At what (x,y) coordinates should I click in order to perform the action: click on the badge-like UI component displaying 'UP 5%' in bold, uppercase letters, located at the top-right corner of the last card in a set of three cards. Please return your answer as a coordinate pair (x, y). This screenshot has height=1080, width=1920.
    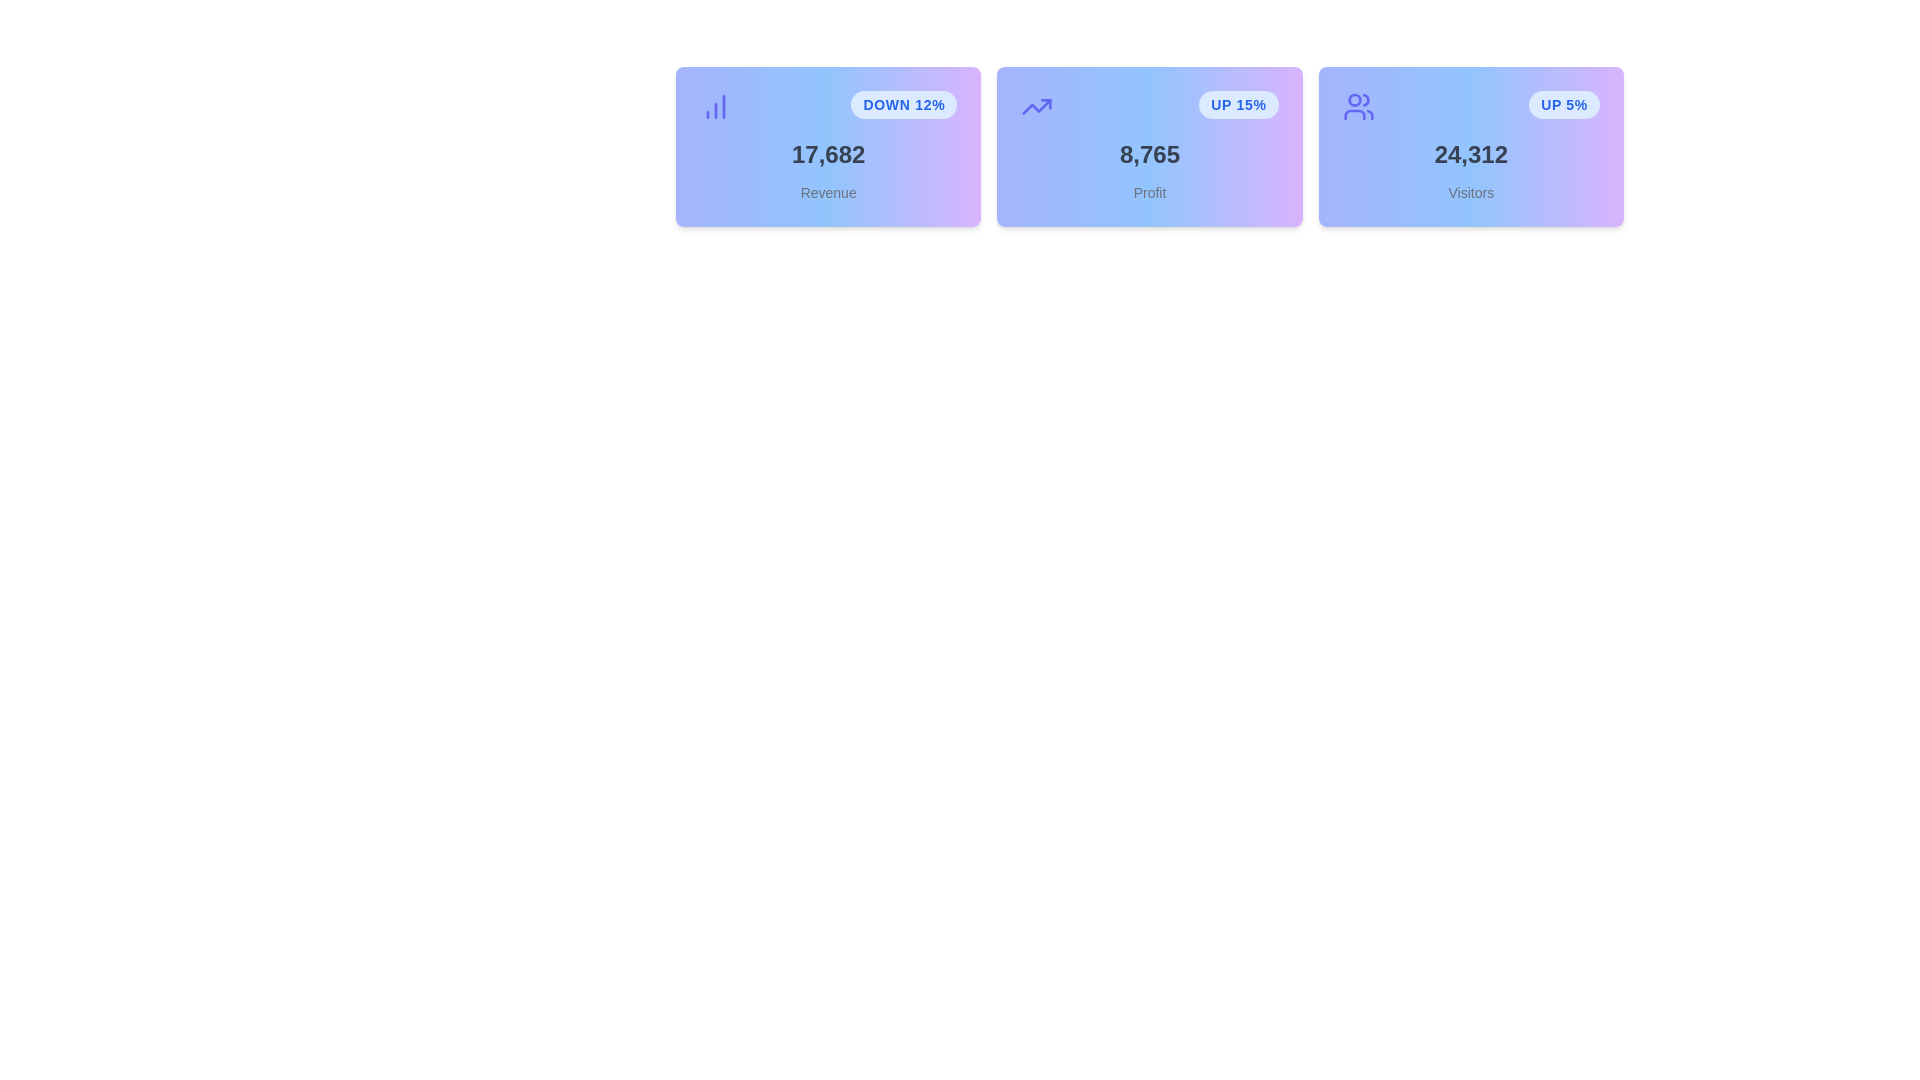
    Looking at the image, I should click on (1563, 104).